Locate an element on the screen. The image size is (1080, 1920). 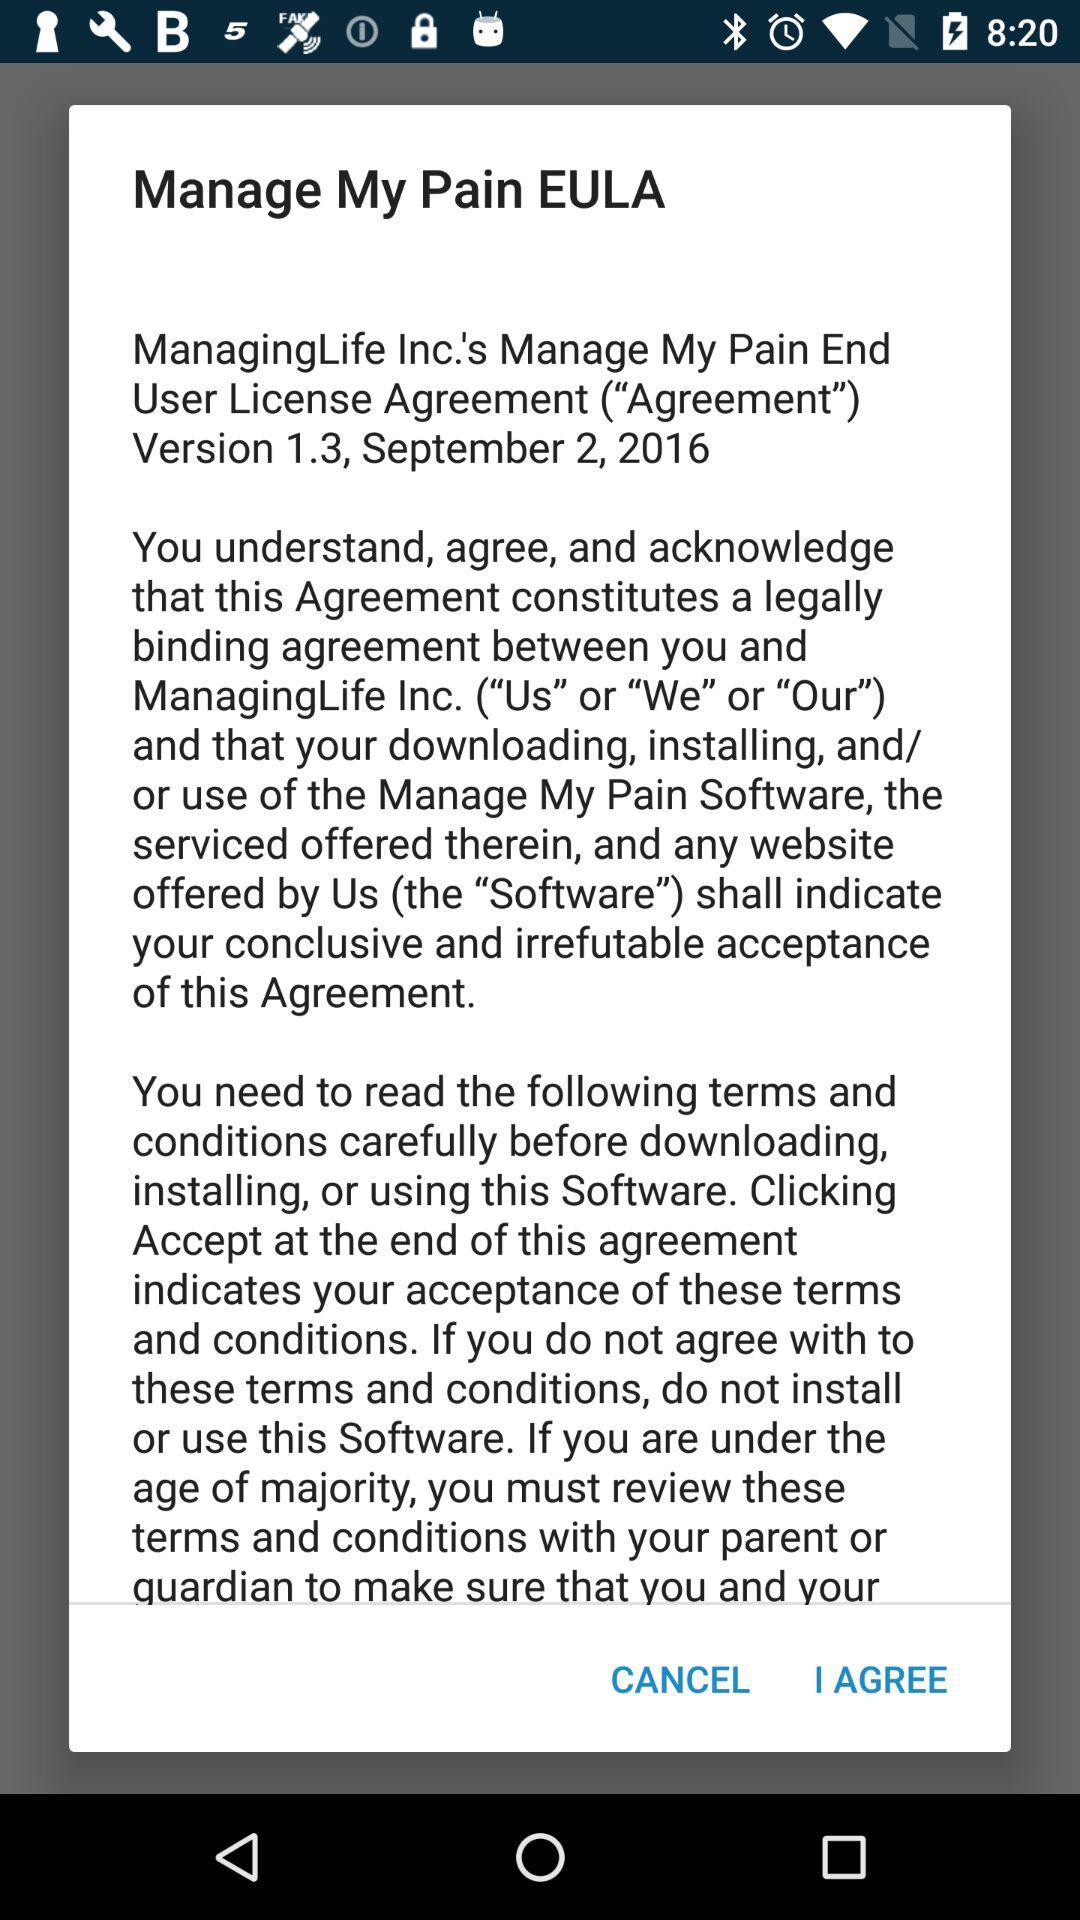
the cancel button is located at coordinates (679, 1678).